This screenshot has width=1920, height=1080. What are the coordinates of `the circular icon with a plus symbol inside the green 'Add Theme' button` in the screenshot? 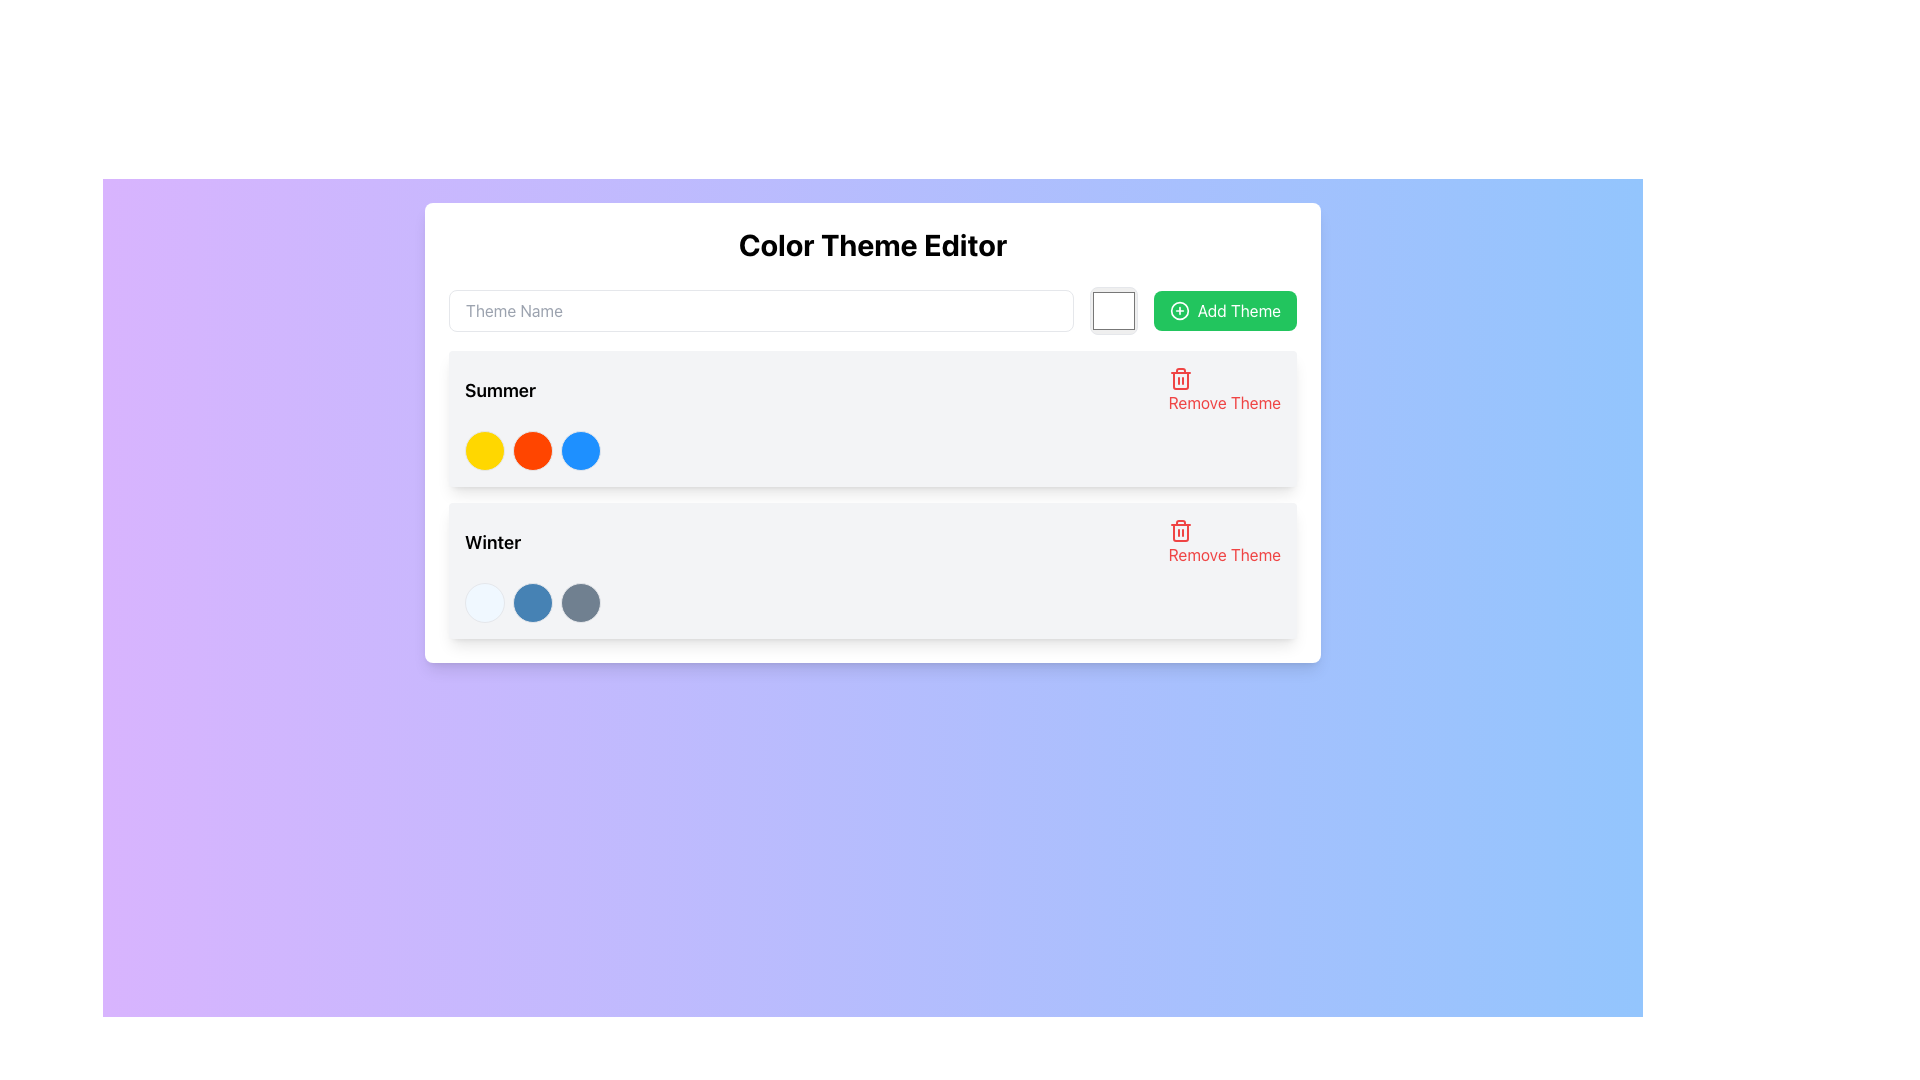 It's located at (1179, 311).